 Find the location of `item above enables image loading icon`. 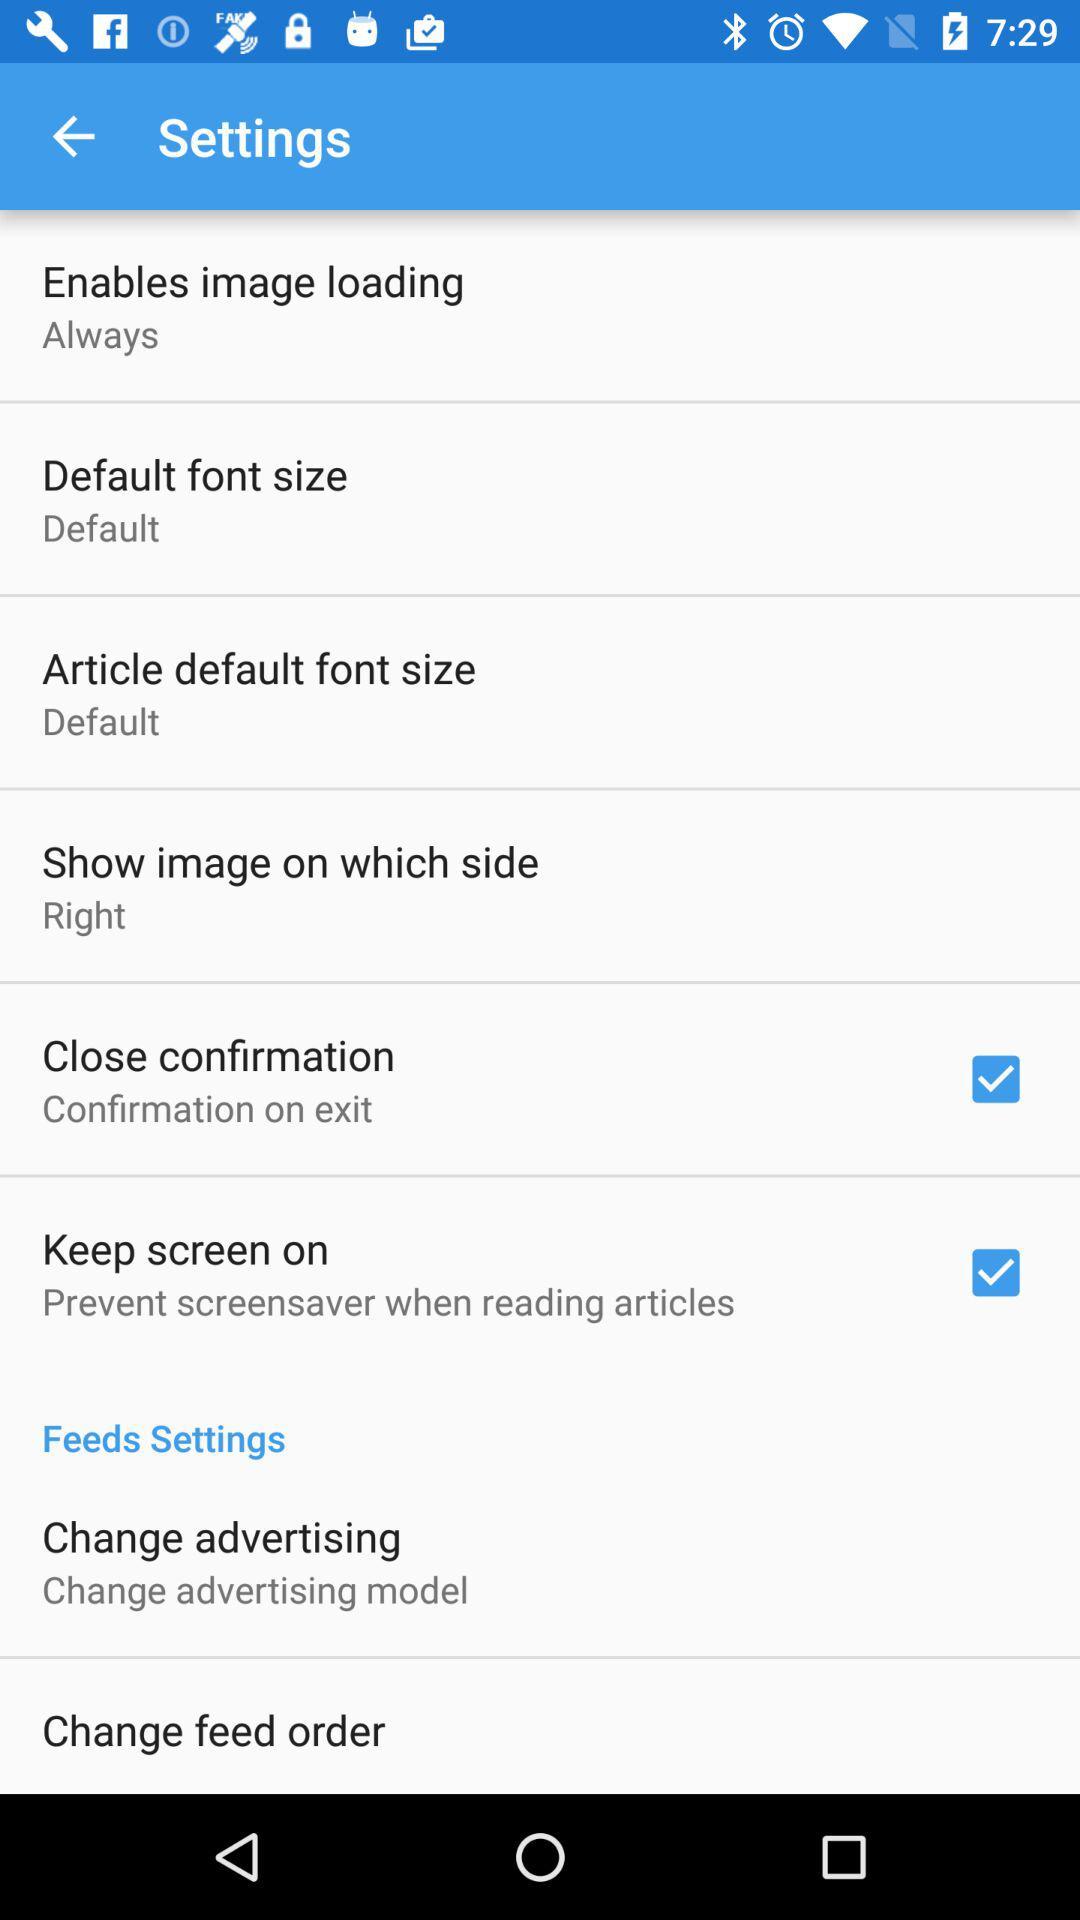

item above enables image loading icon is located at coordinates (72, 135).